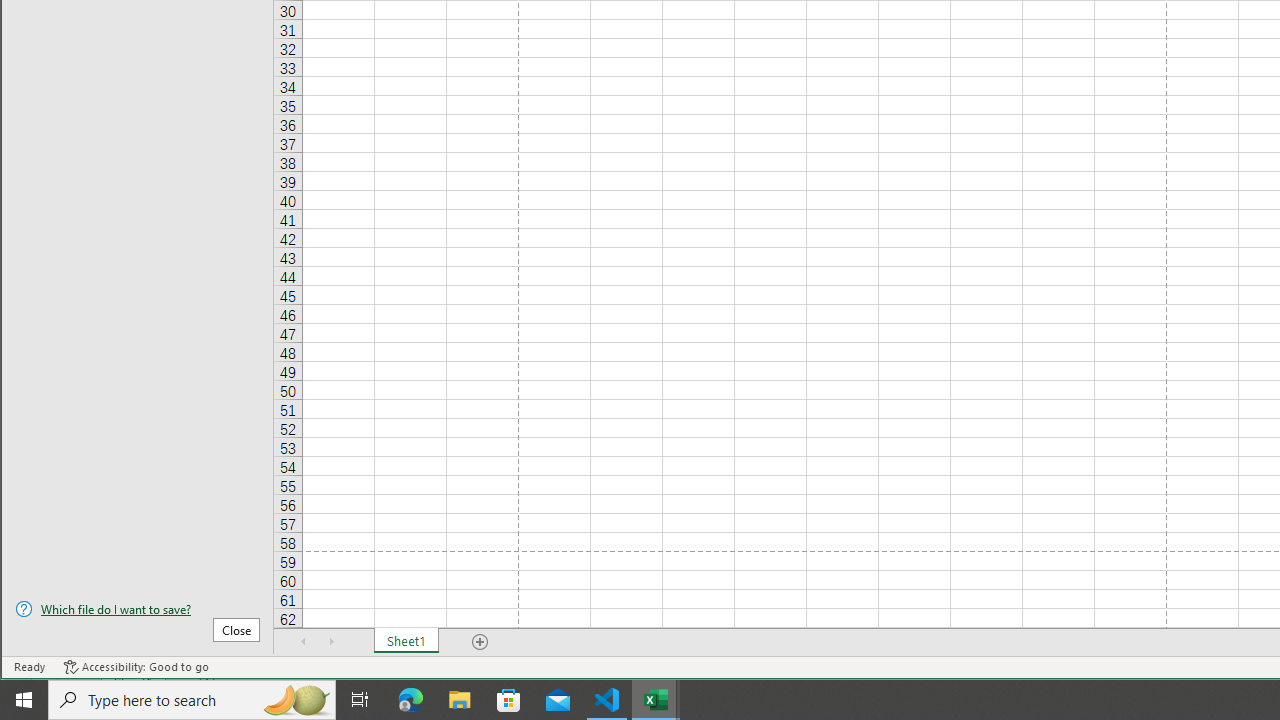  I want to click on 'Type here to search', so click(192, 698).